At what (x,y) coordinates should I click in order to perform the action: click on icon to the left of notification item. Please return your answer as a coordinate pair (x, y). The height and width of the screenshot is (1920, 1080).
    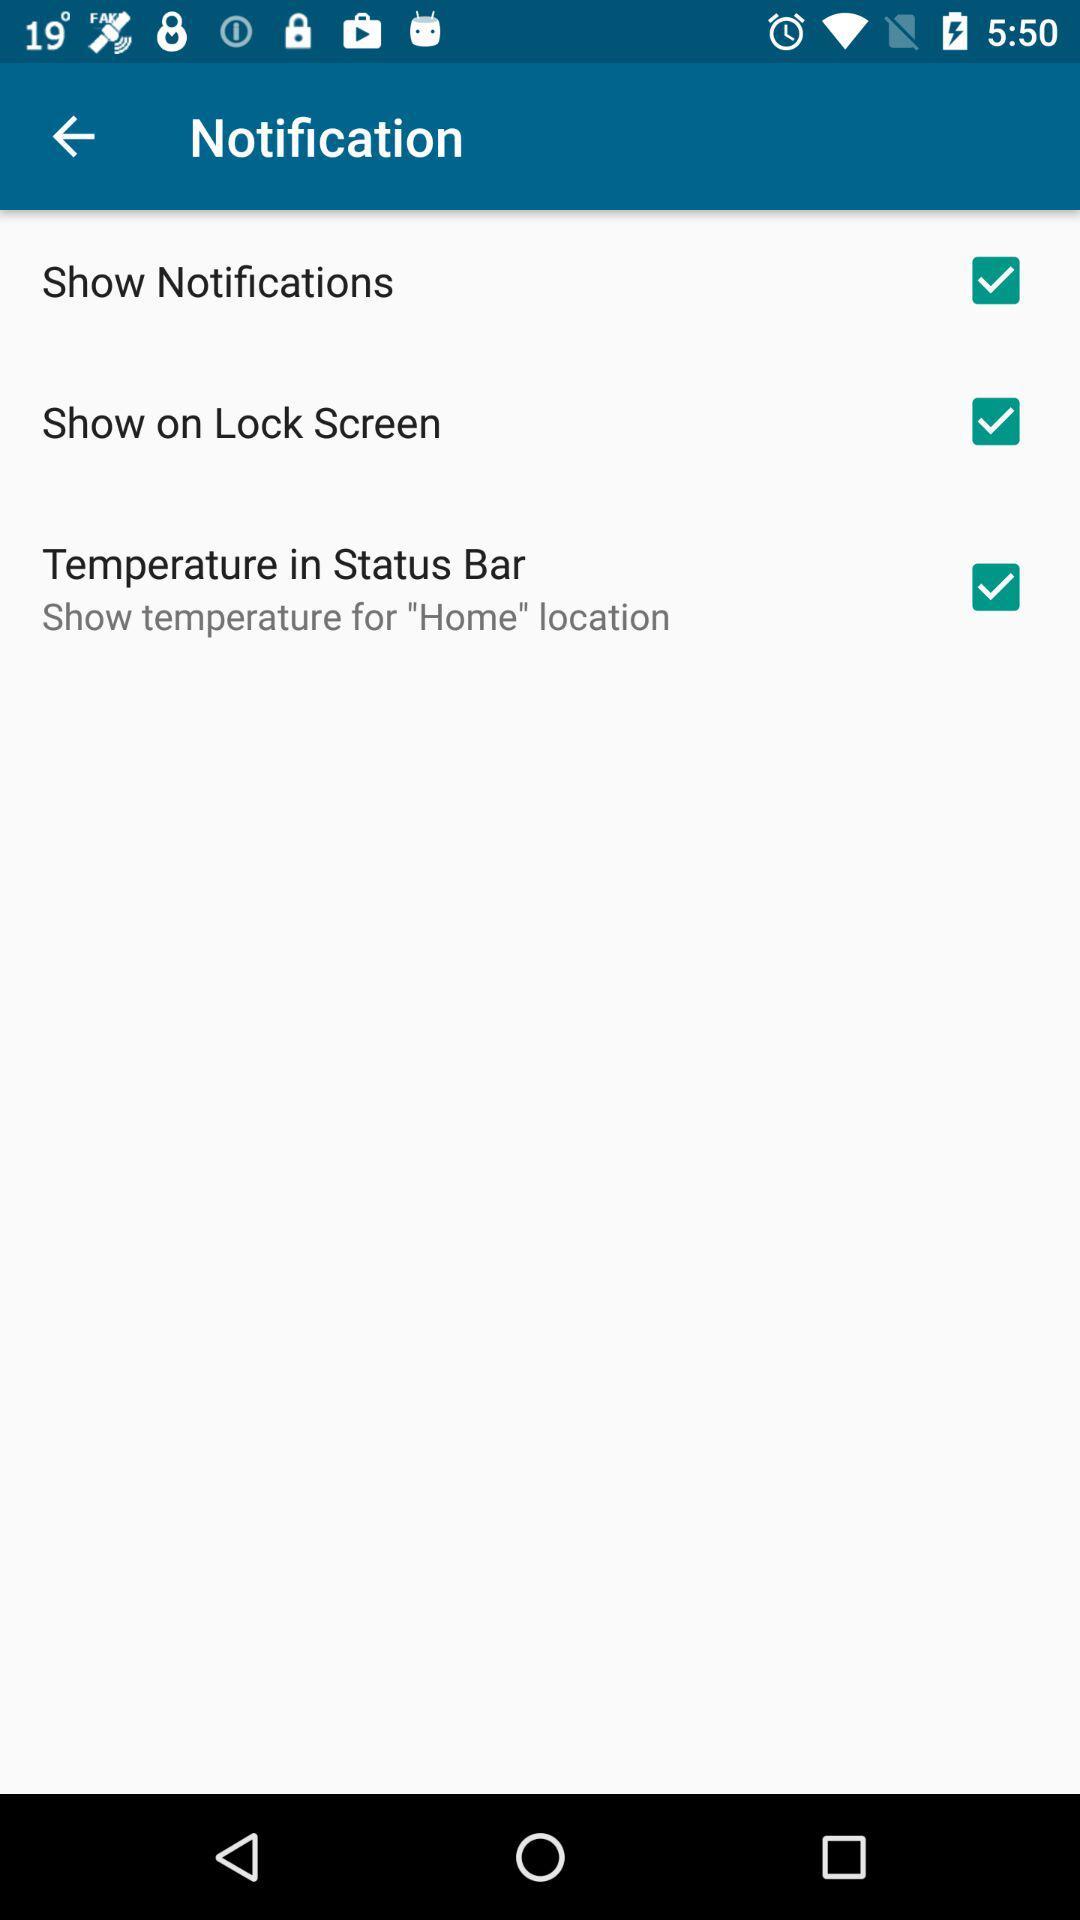
    Looking at the image, I should click on (72, 135).